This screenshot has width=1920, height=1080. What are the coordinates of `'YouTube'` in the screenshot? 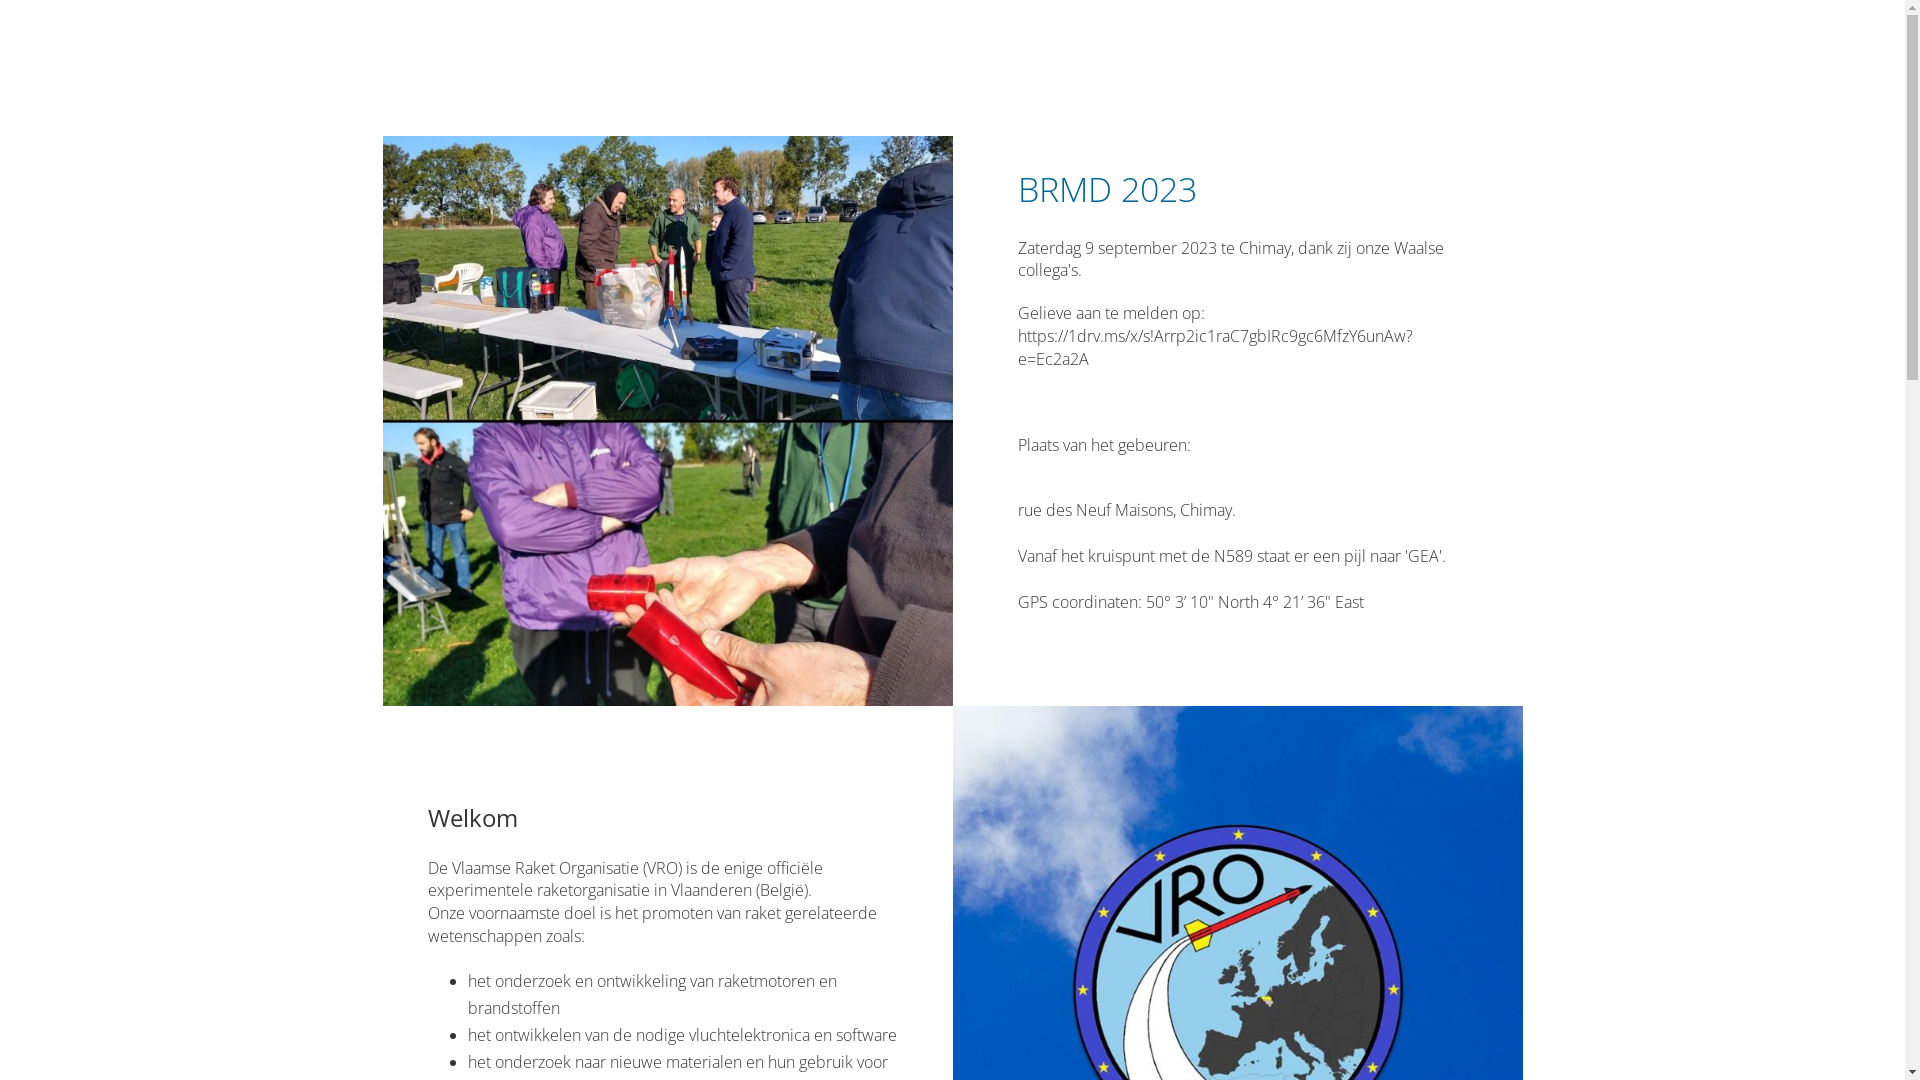 It's located at (1479, 55).